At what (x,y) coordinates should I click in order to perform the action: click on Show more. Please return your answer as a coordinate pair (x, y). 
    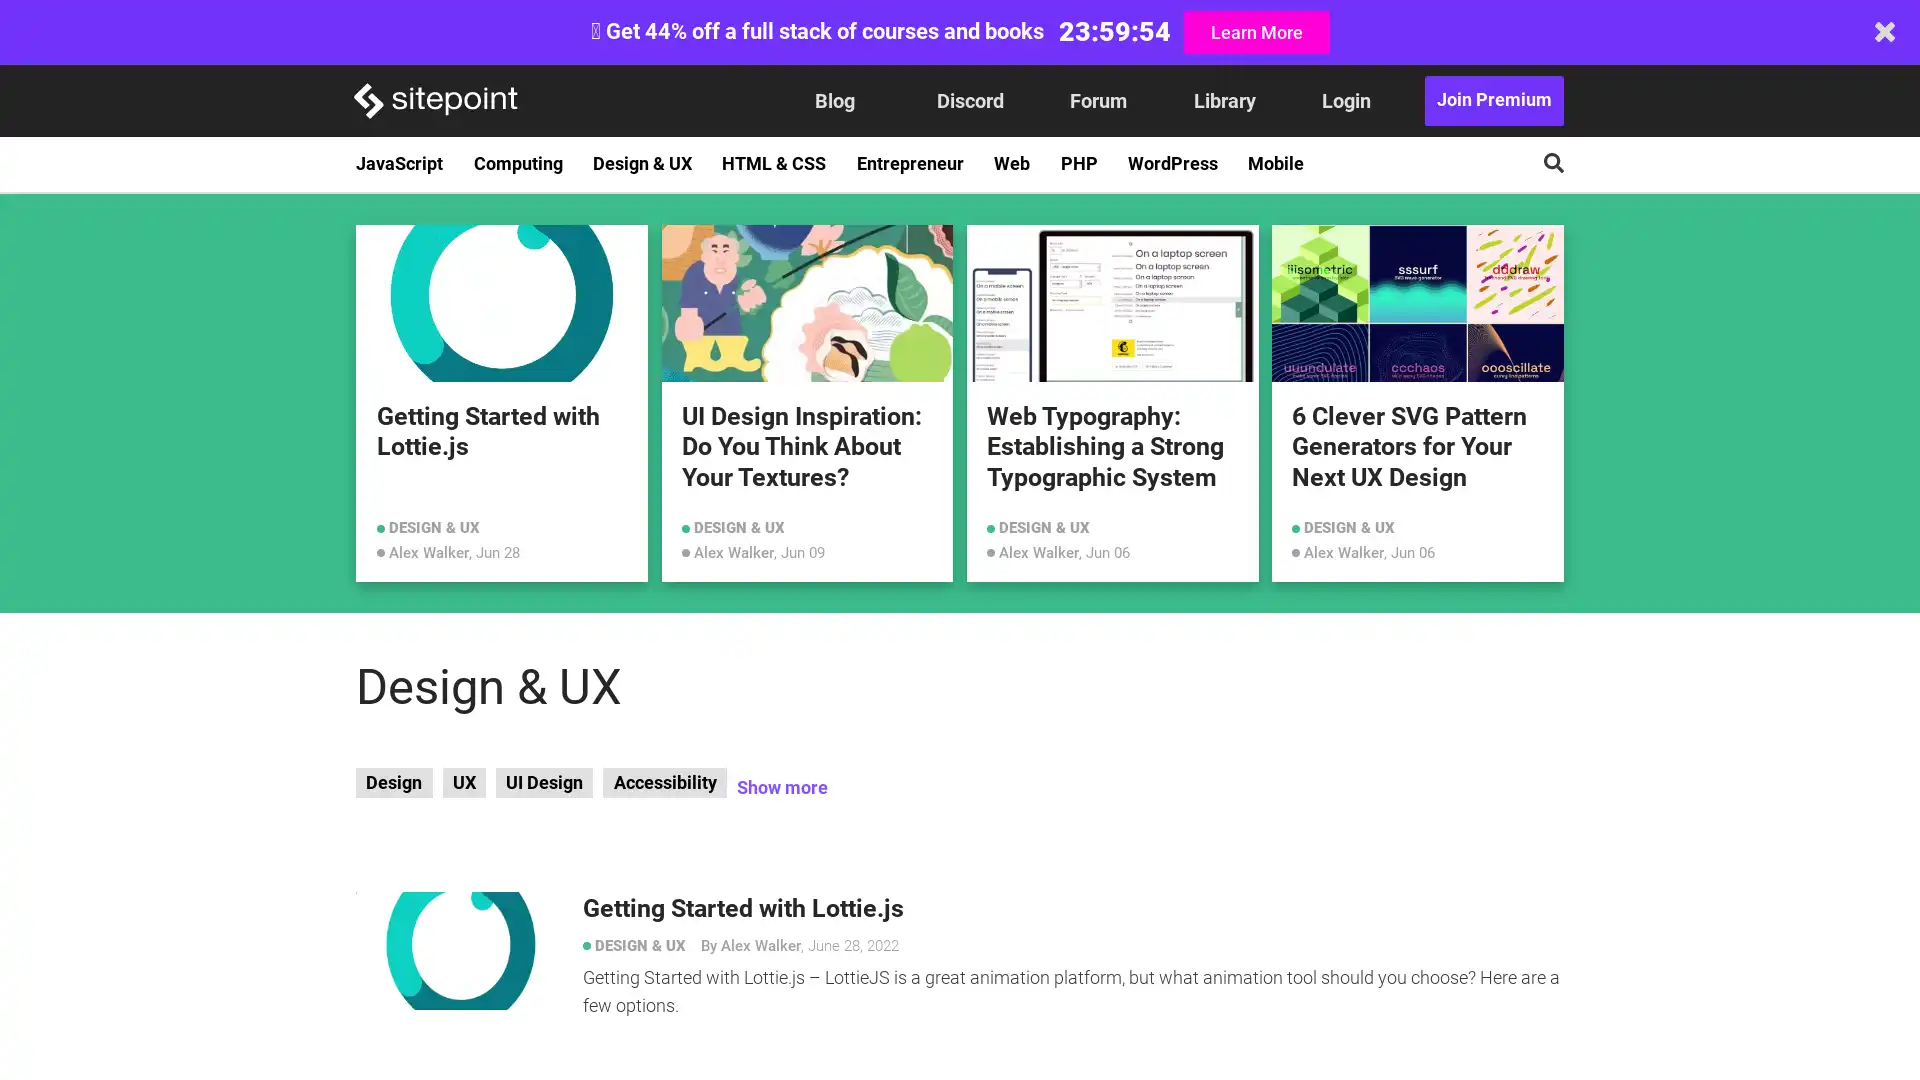
    Looking at the image, I should click on (780, 787).